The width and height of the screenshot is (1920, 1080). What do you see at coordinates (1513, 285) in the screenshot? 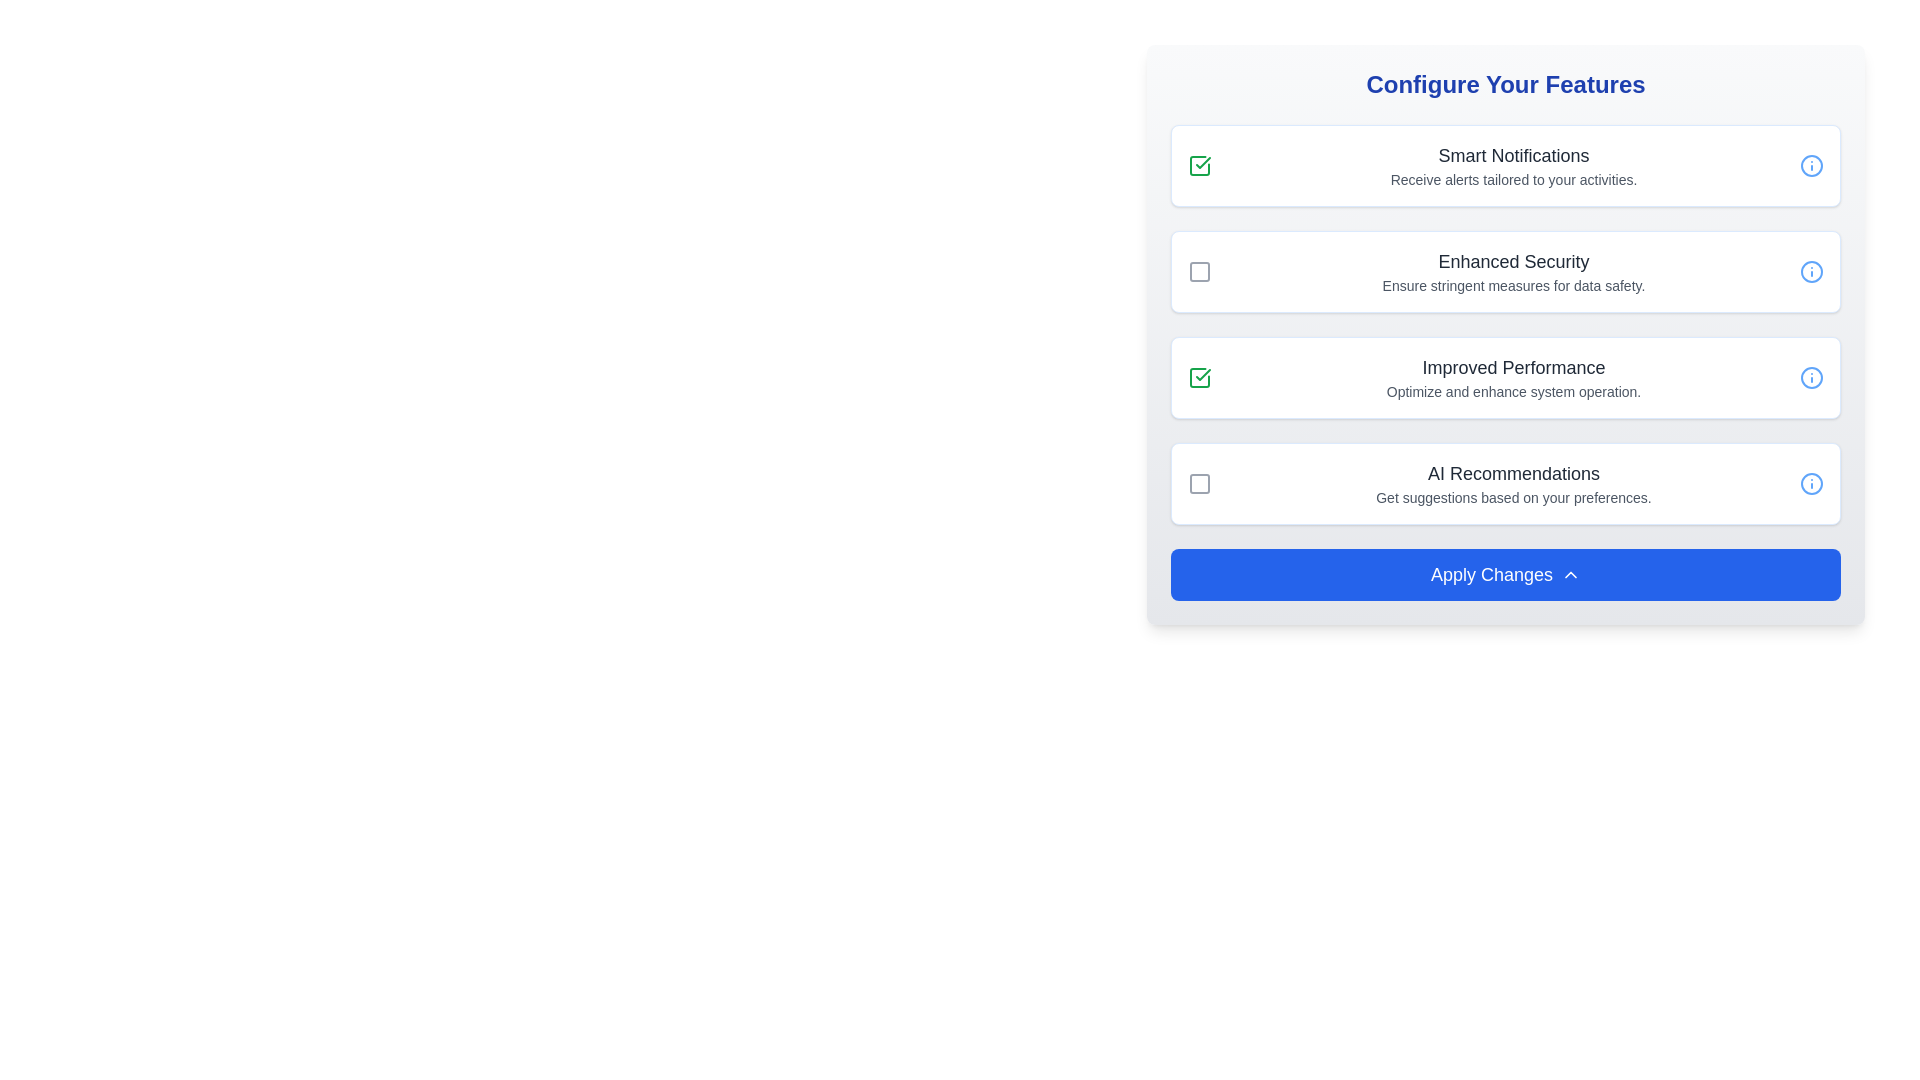
I see `the static text reading 'Ensure stringent measures for data safety.' which is situated beneath the title 'Enhanced Security.'` at bounding box center [1513, 285].